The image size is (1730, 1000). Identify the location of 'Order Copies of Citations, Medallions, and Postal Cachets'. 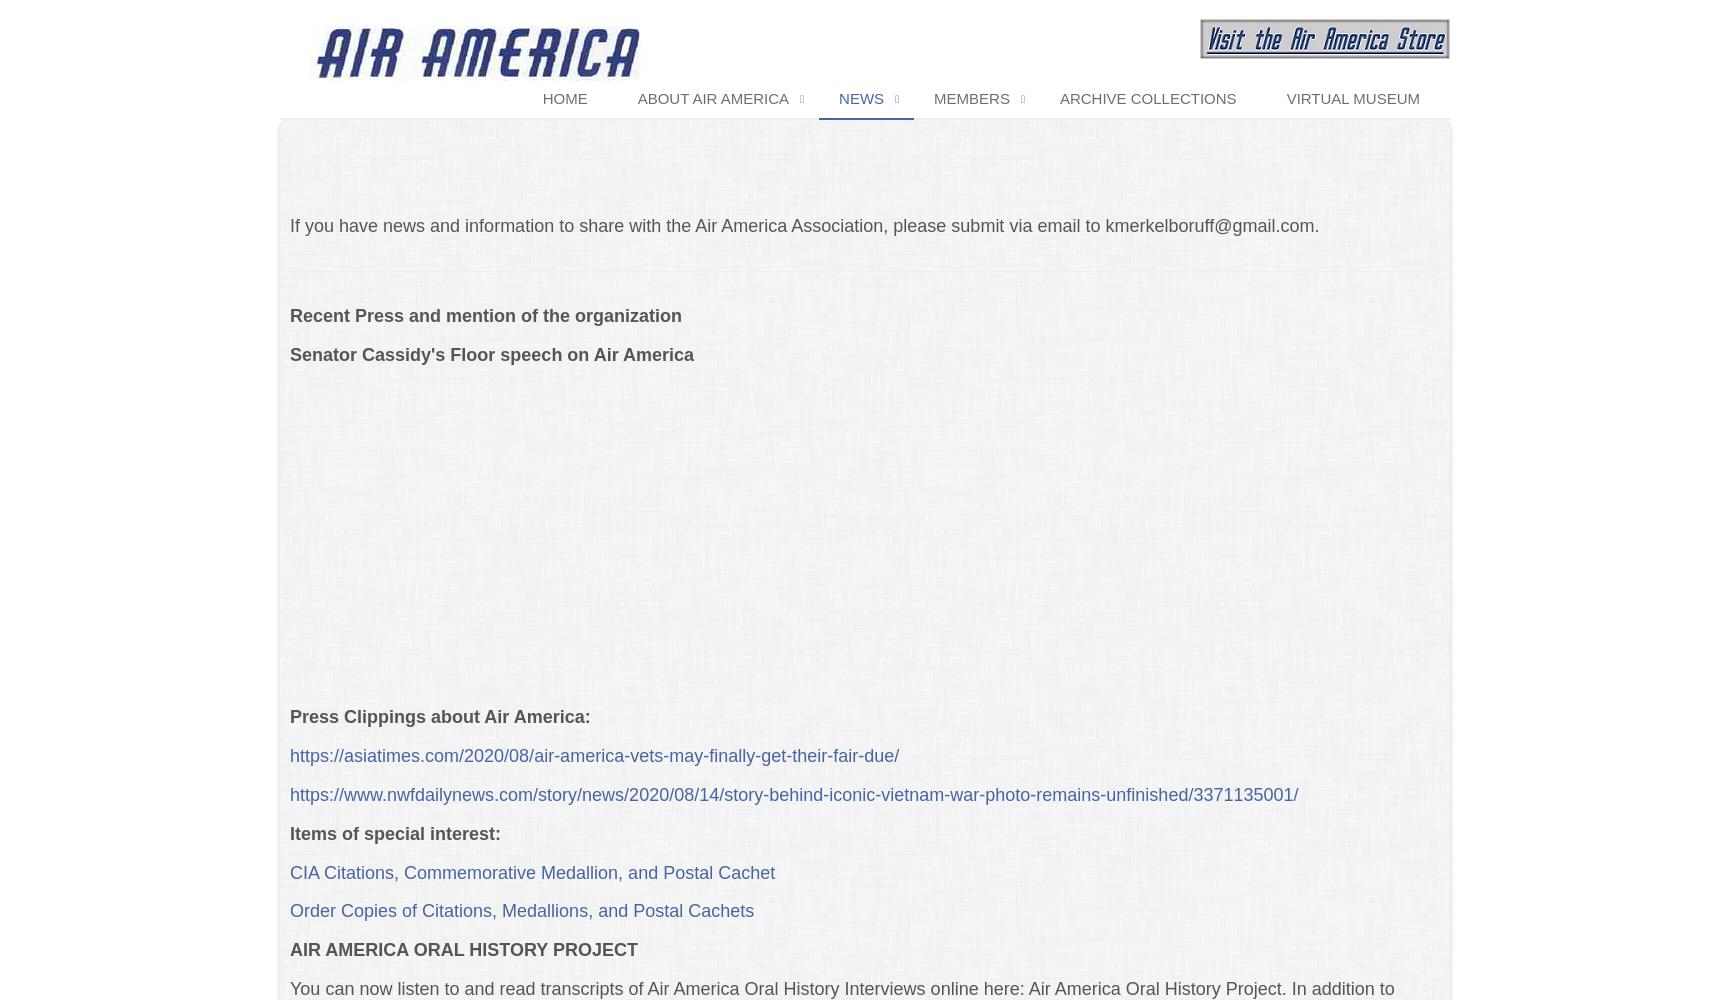
(520, 911).